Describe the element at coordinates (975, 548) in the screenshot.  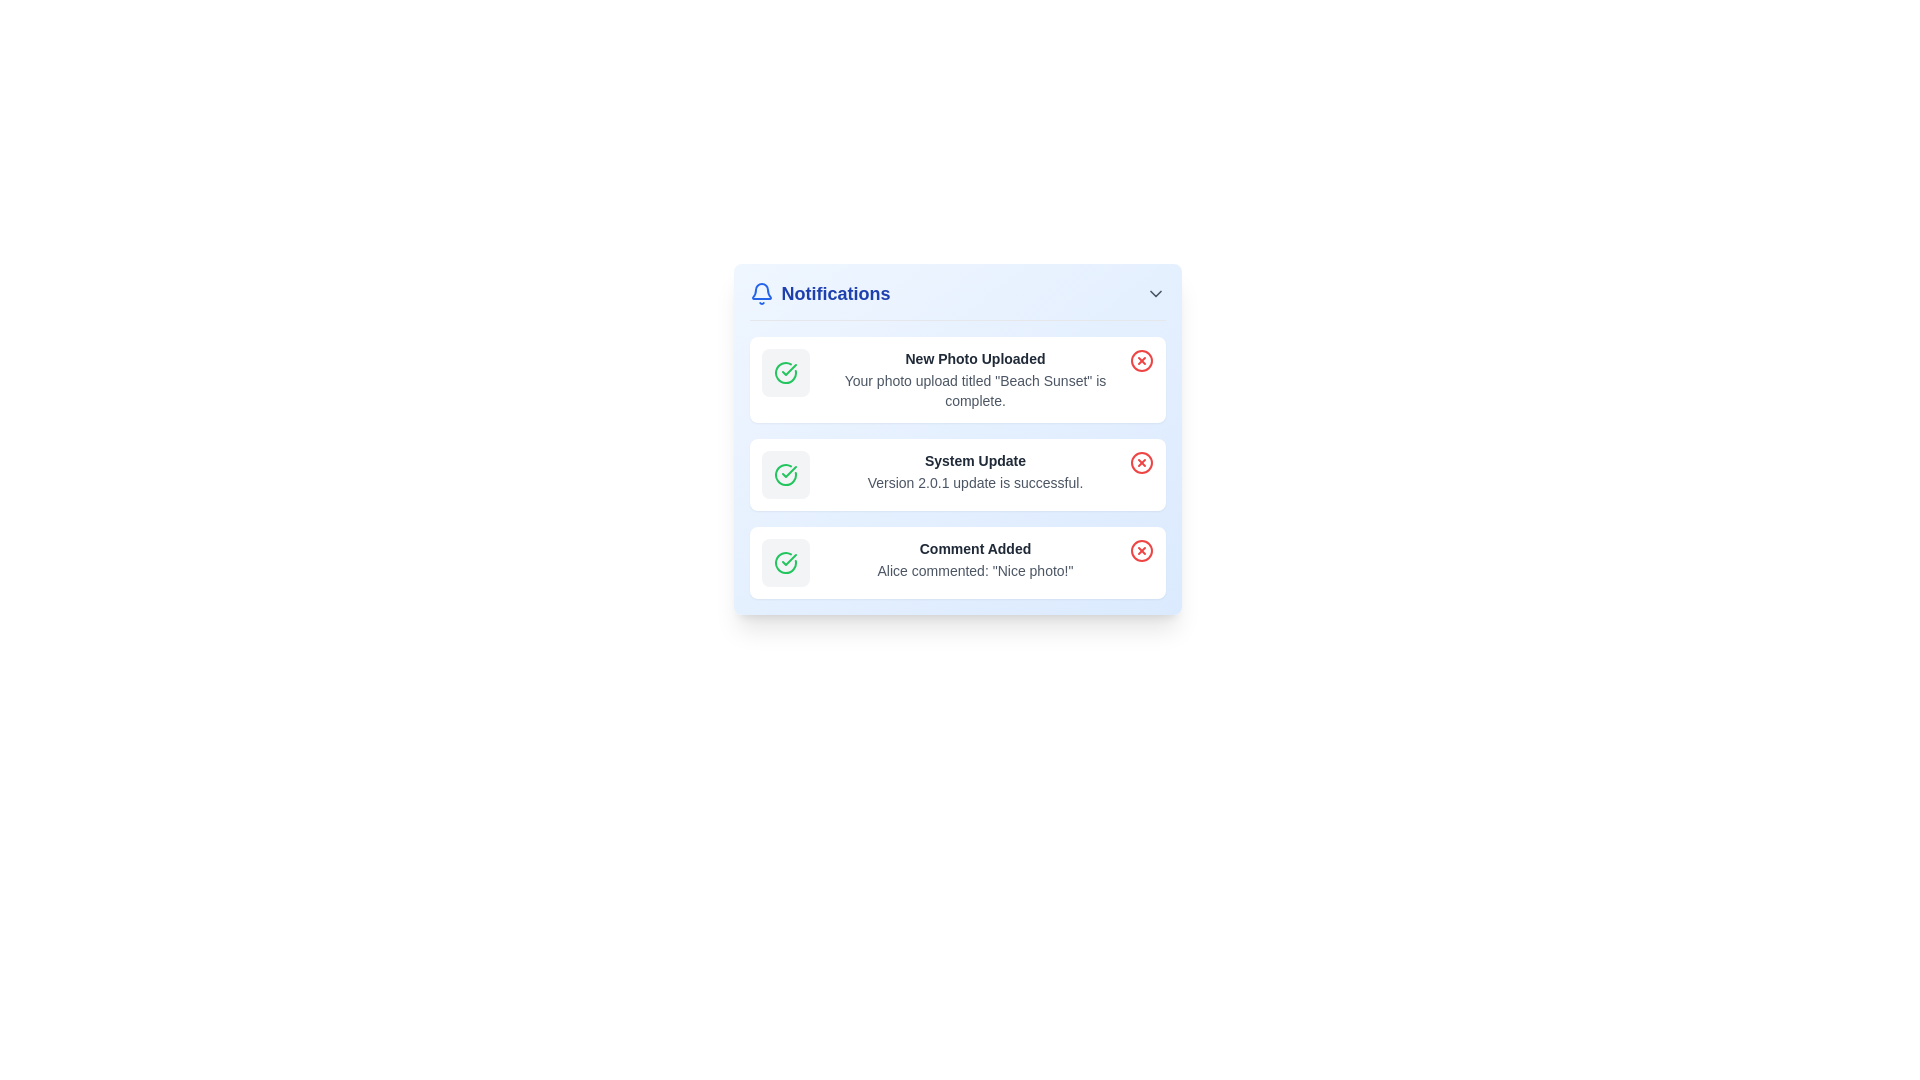
I see `the title Text Label of the notification entry, which is positioned at the top of the notification box in the 'Notifications' section` at that location.